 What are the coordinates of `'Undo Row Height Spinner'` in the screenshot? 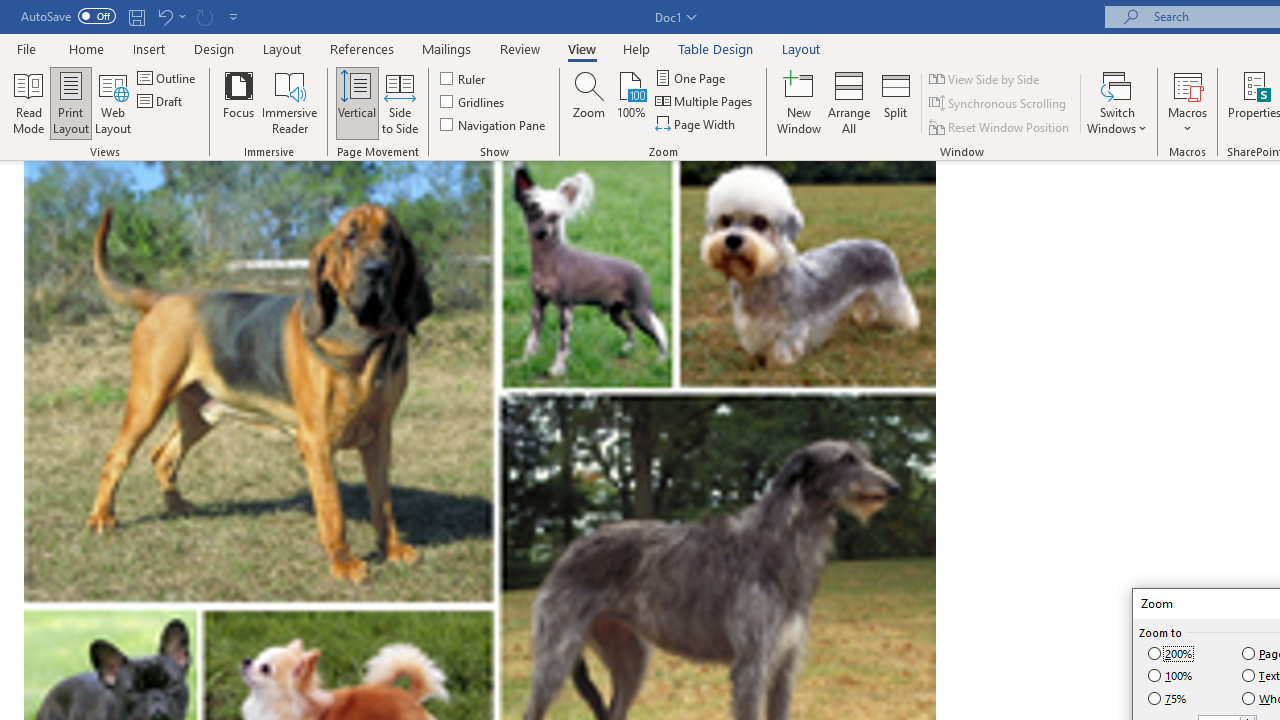 It's located at (170, 16).